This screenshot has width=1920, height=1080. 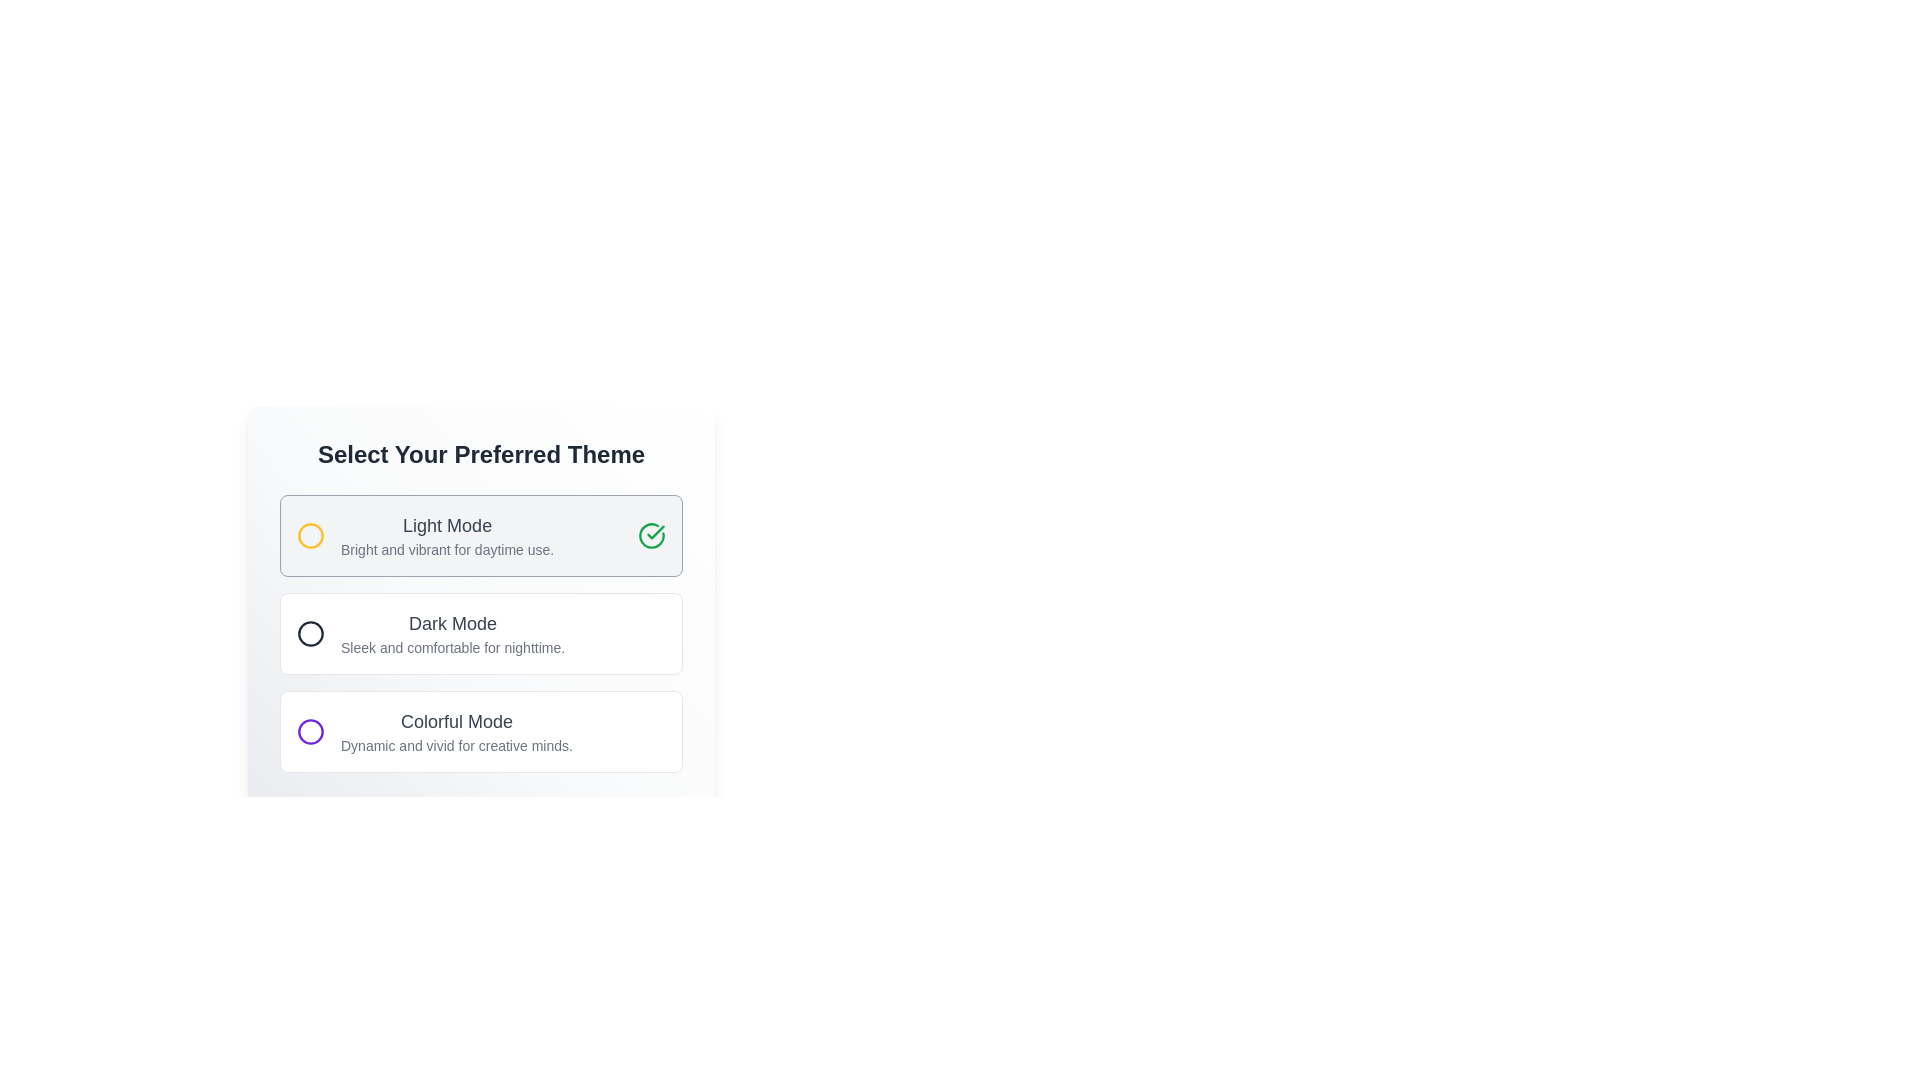 I want to click on the state indication of the Indicator icon, a circular icon with a green check mark located in the top-right corner of the 'Light Mode' option in the theme selection menu, so click(x=652, y=535).